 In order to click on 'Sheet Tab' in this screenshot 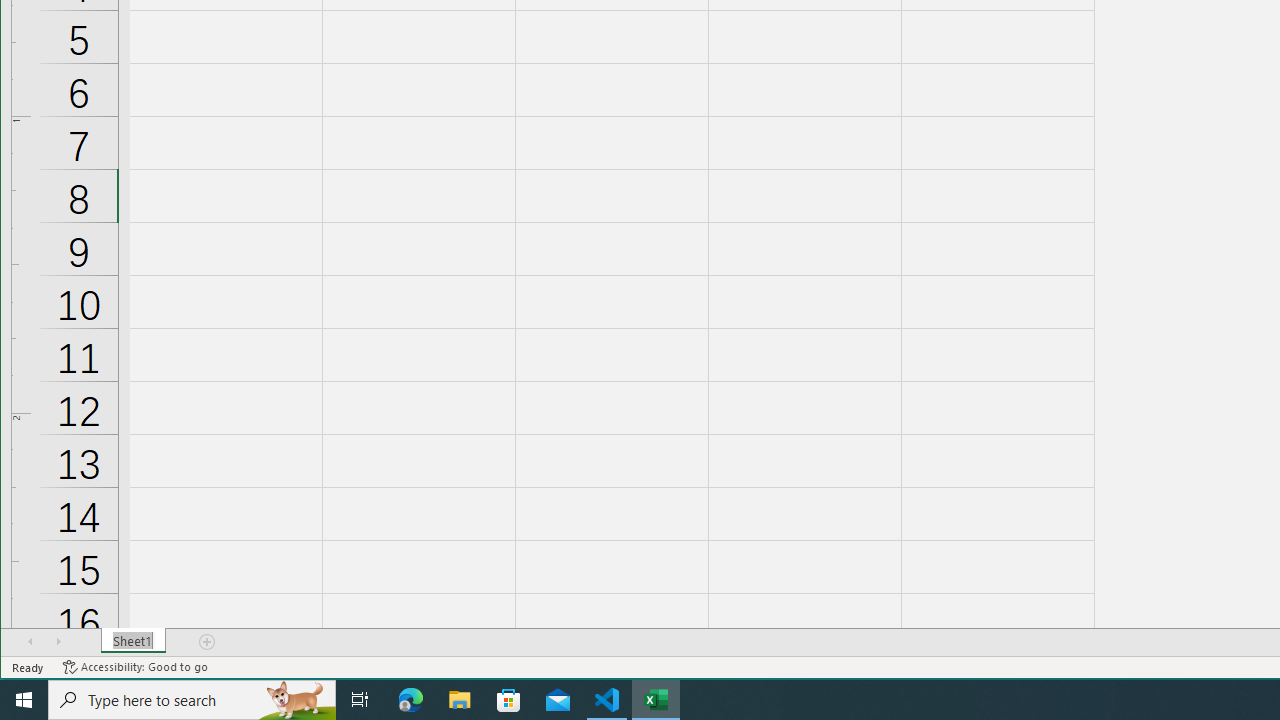, I will do `click(132, 641)`.